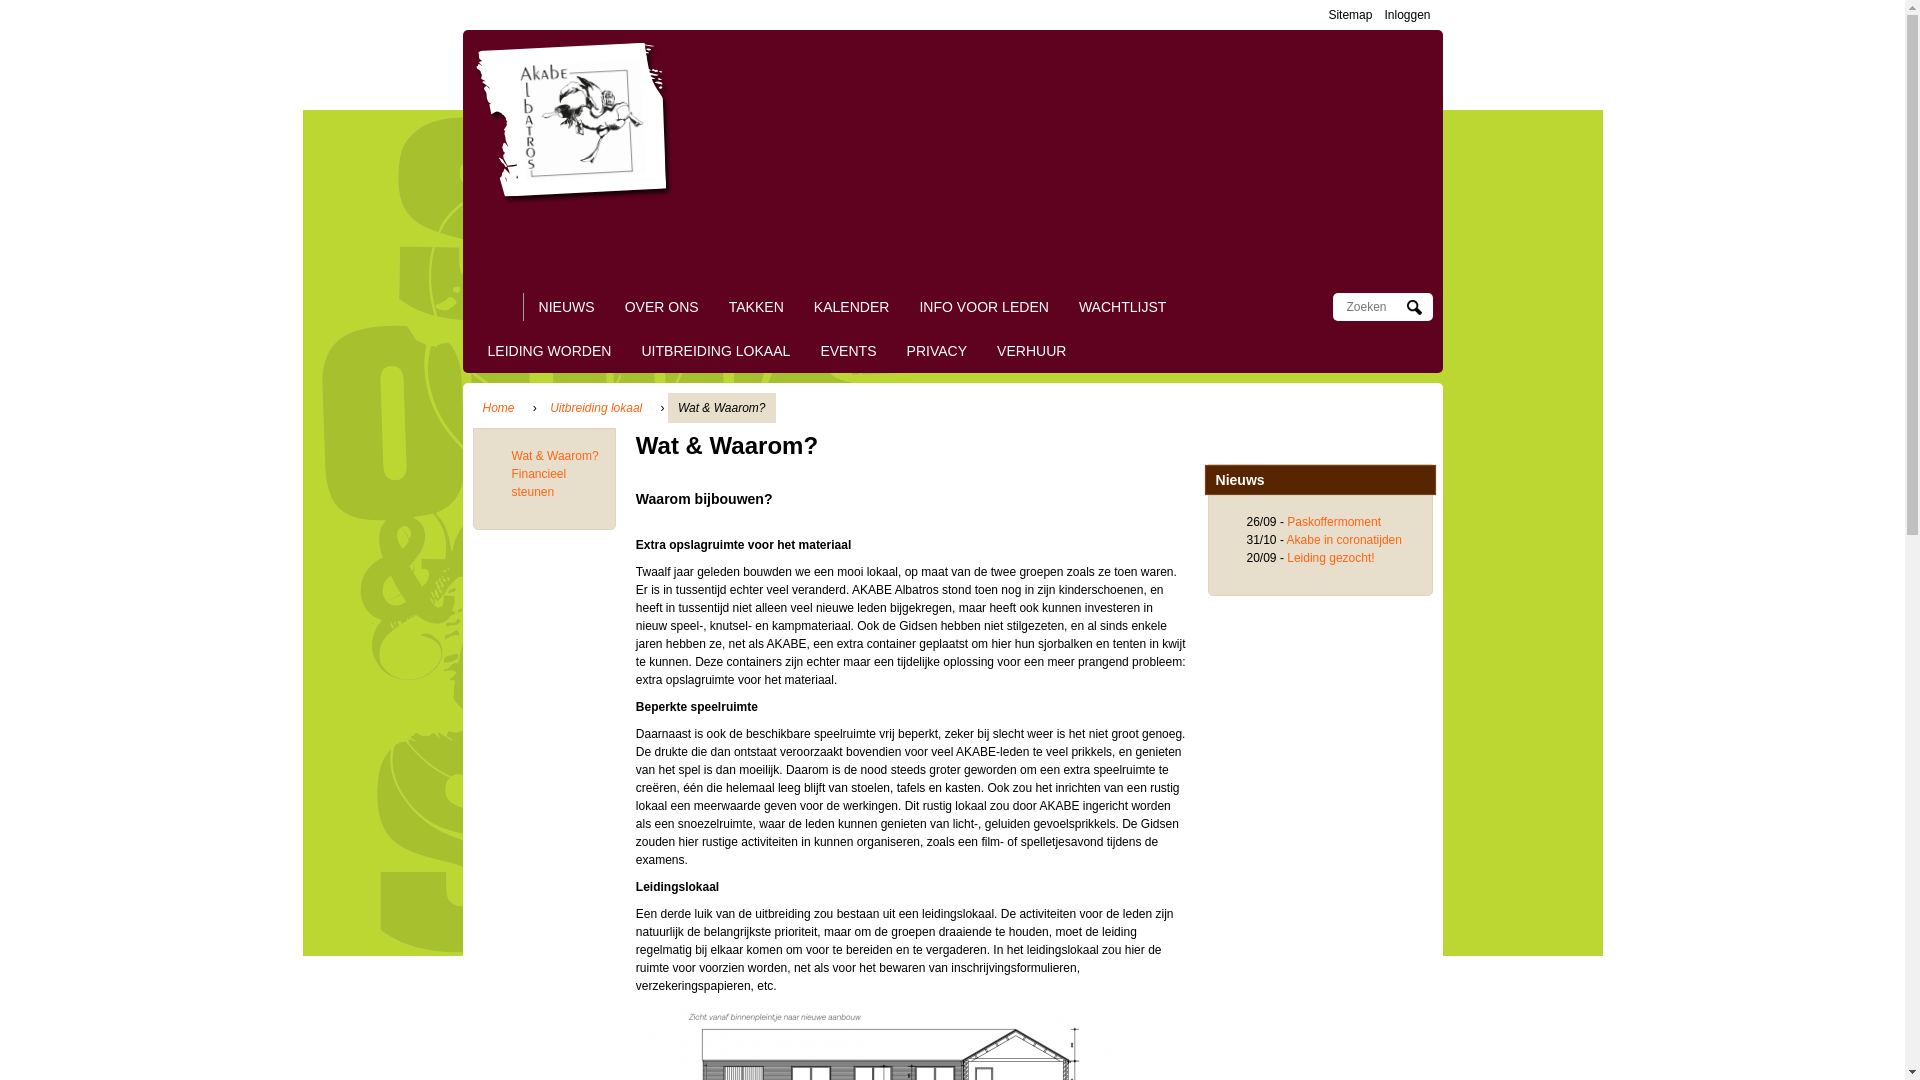 Image resolution: width=1920 pixels, height=1080 pixels. What do you see at coordinates (1334, 520) in the screenshot?
I see `'Paskoffermoment'` at bounding box center [1334, 520].